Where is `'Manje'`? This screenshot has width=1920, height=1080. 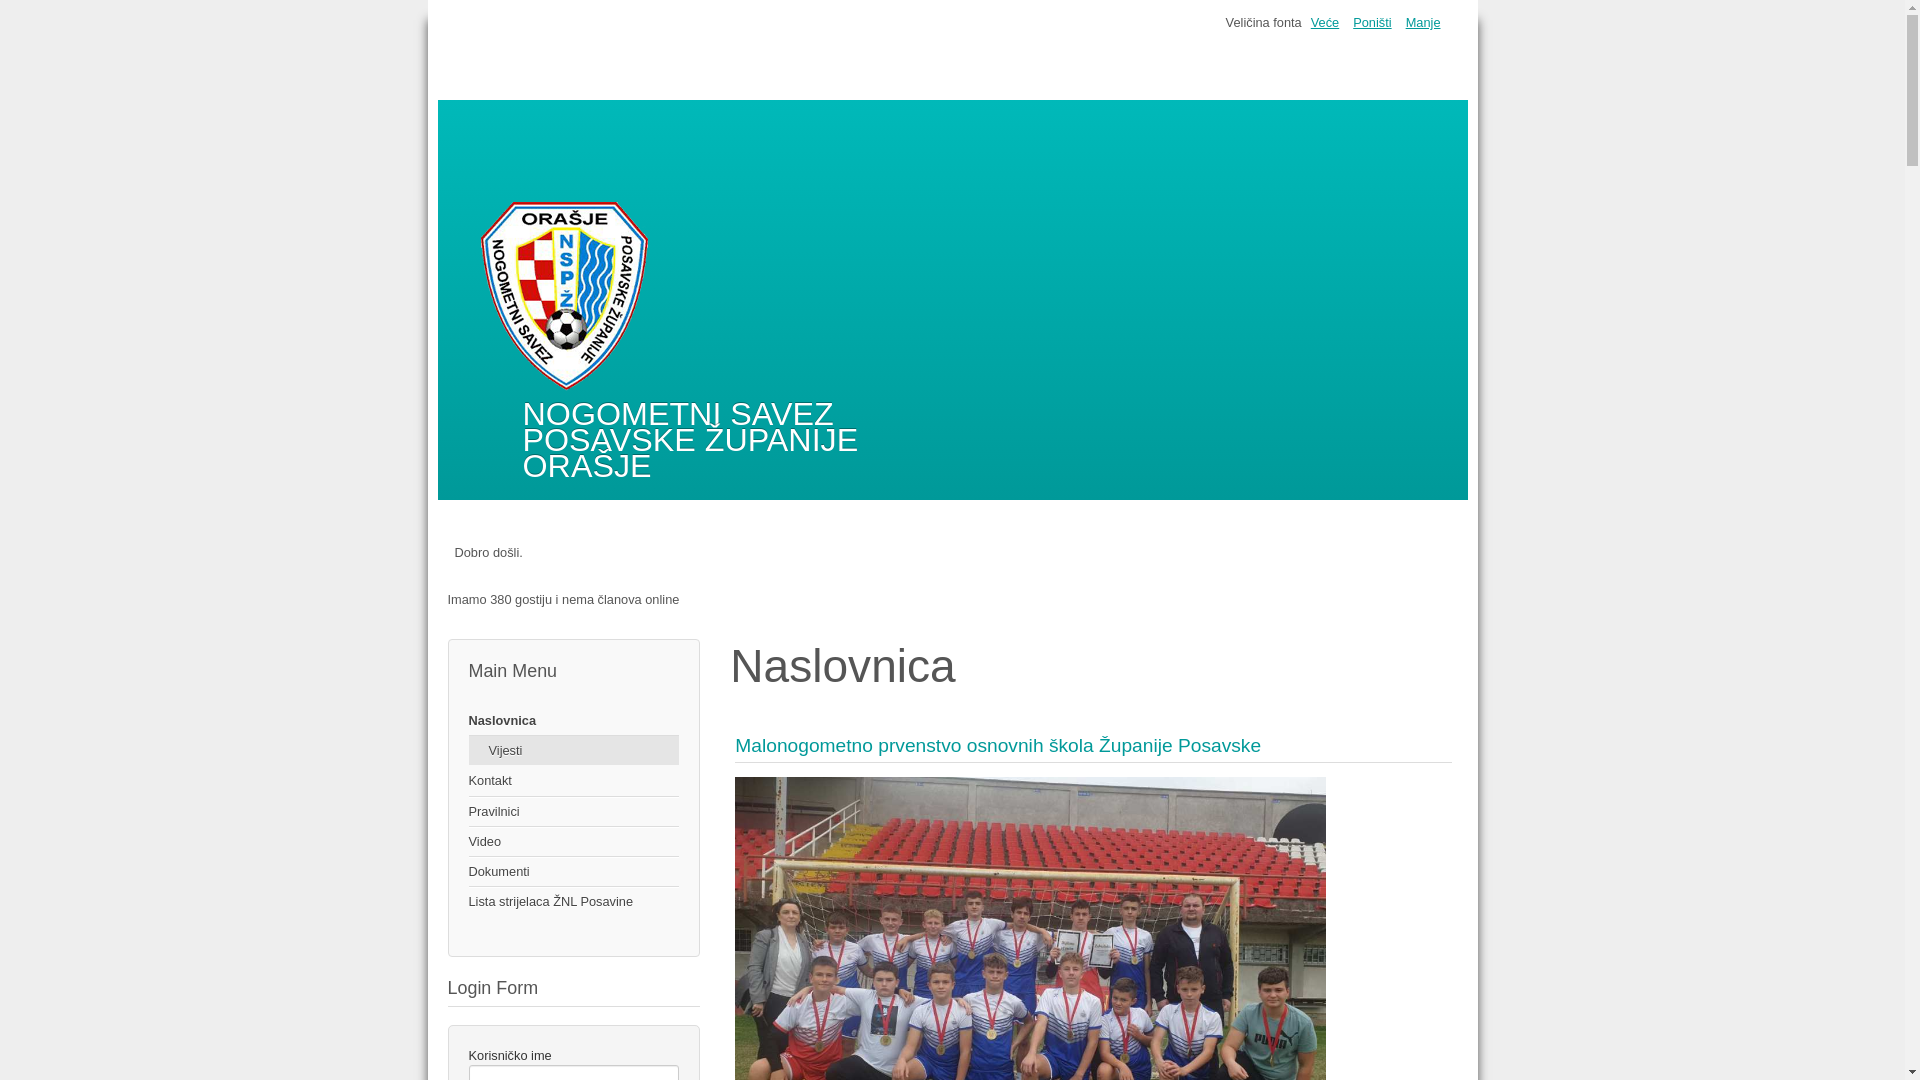 'Manje' is located at coordinates (1422, 22).